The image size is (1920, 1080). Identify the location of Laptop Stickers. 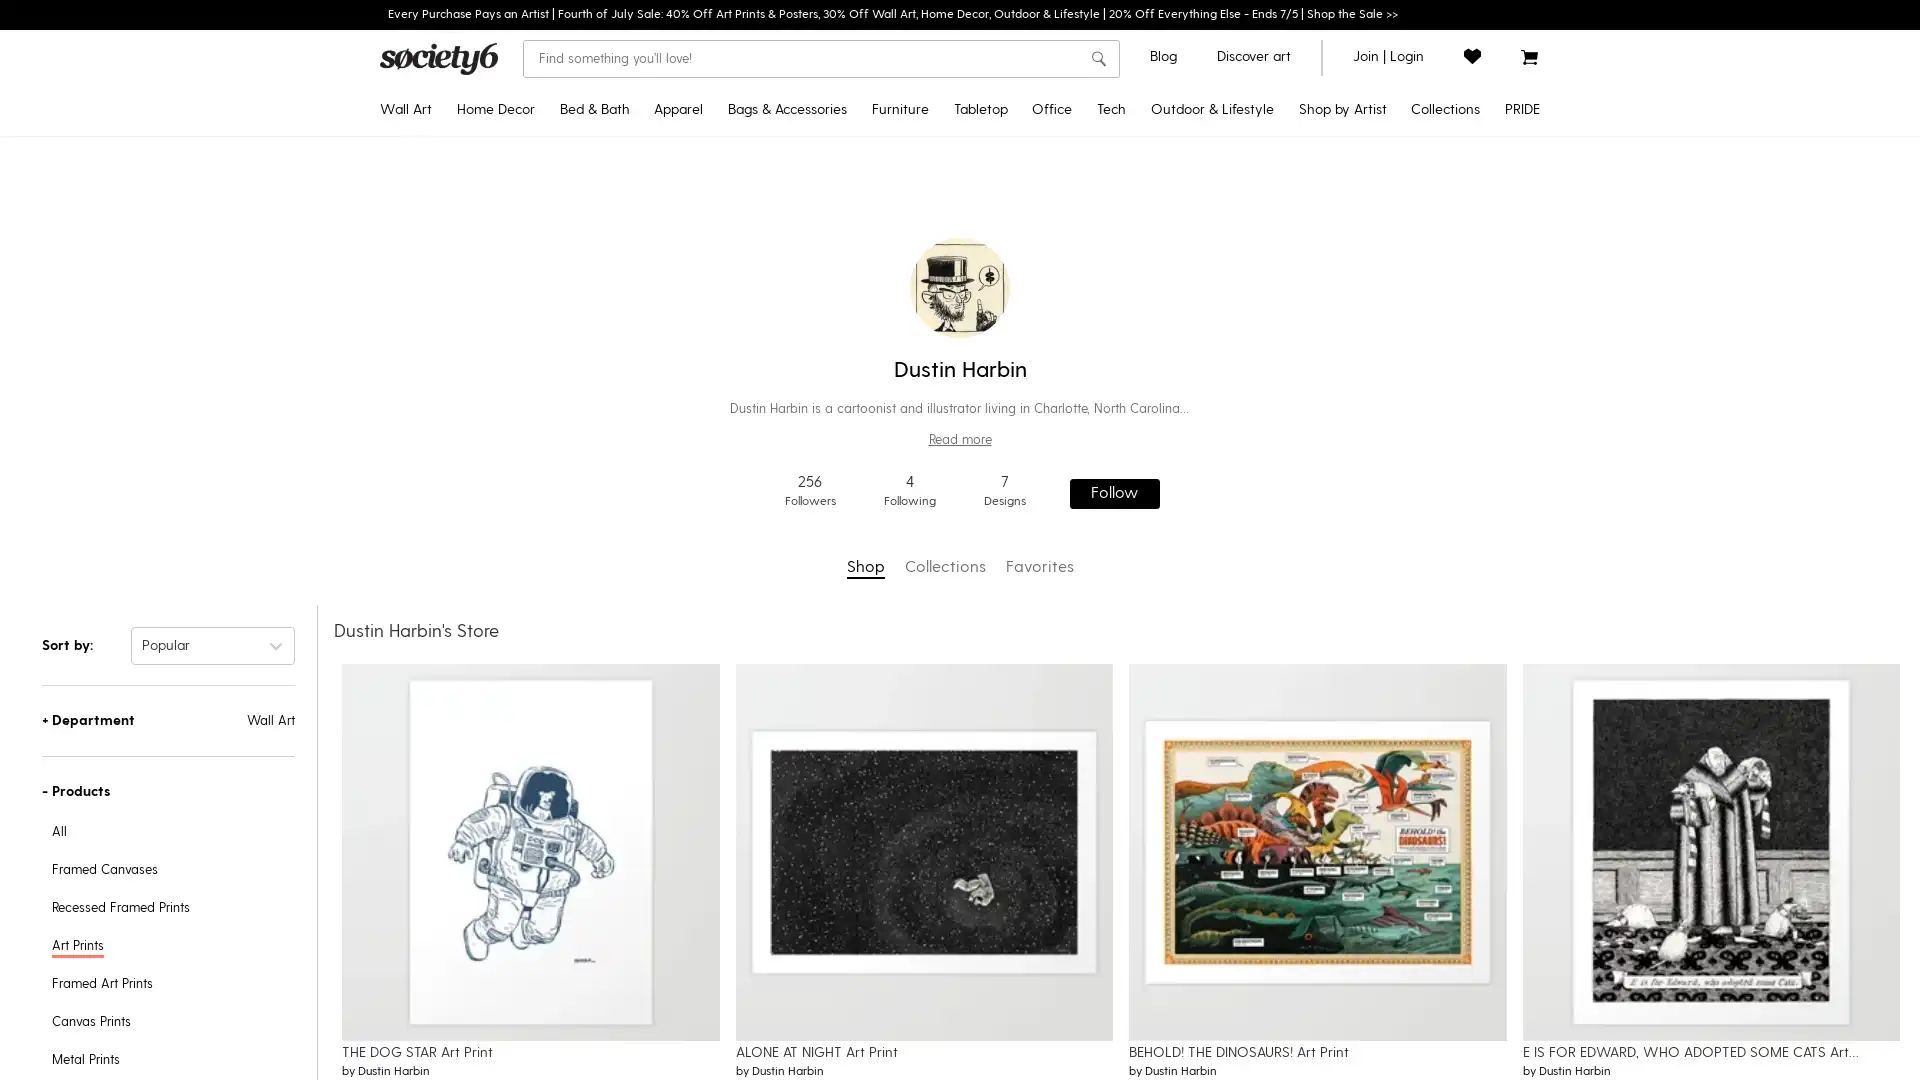
(1182, 450).